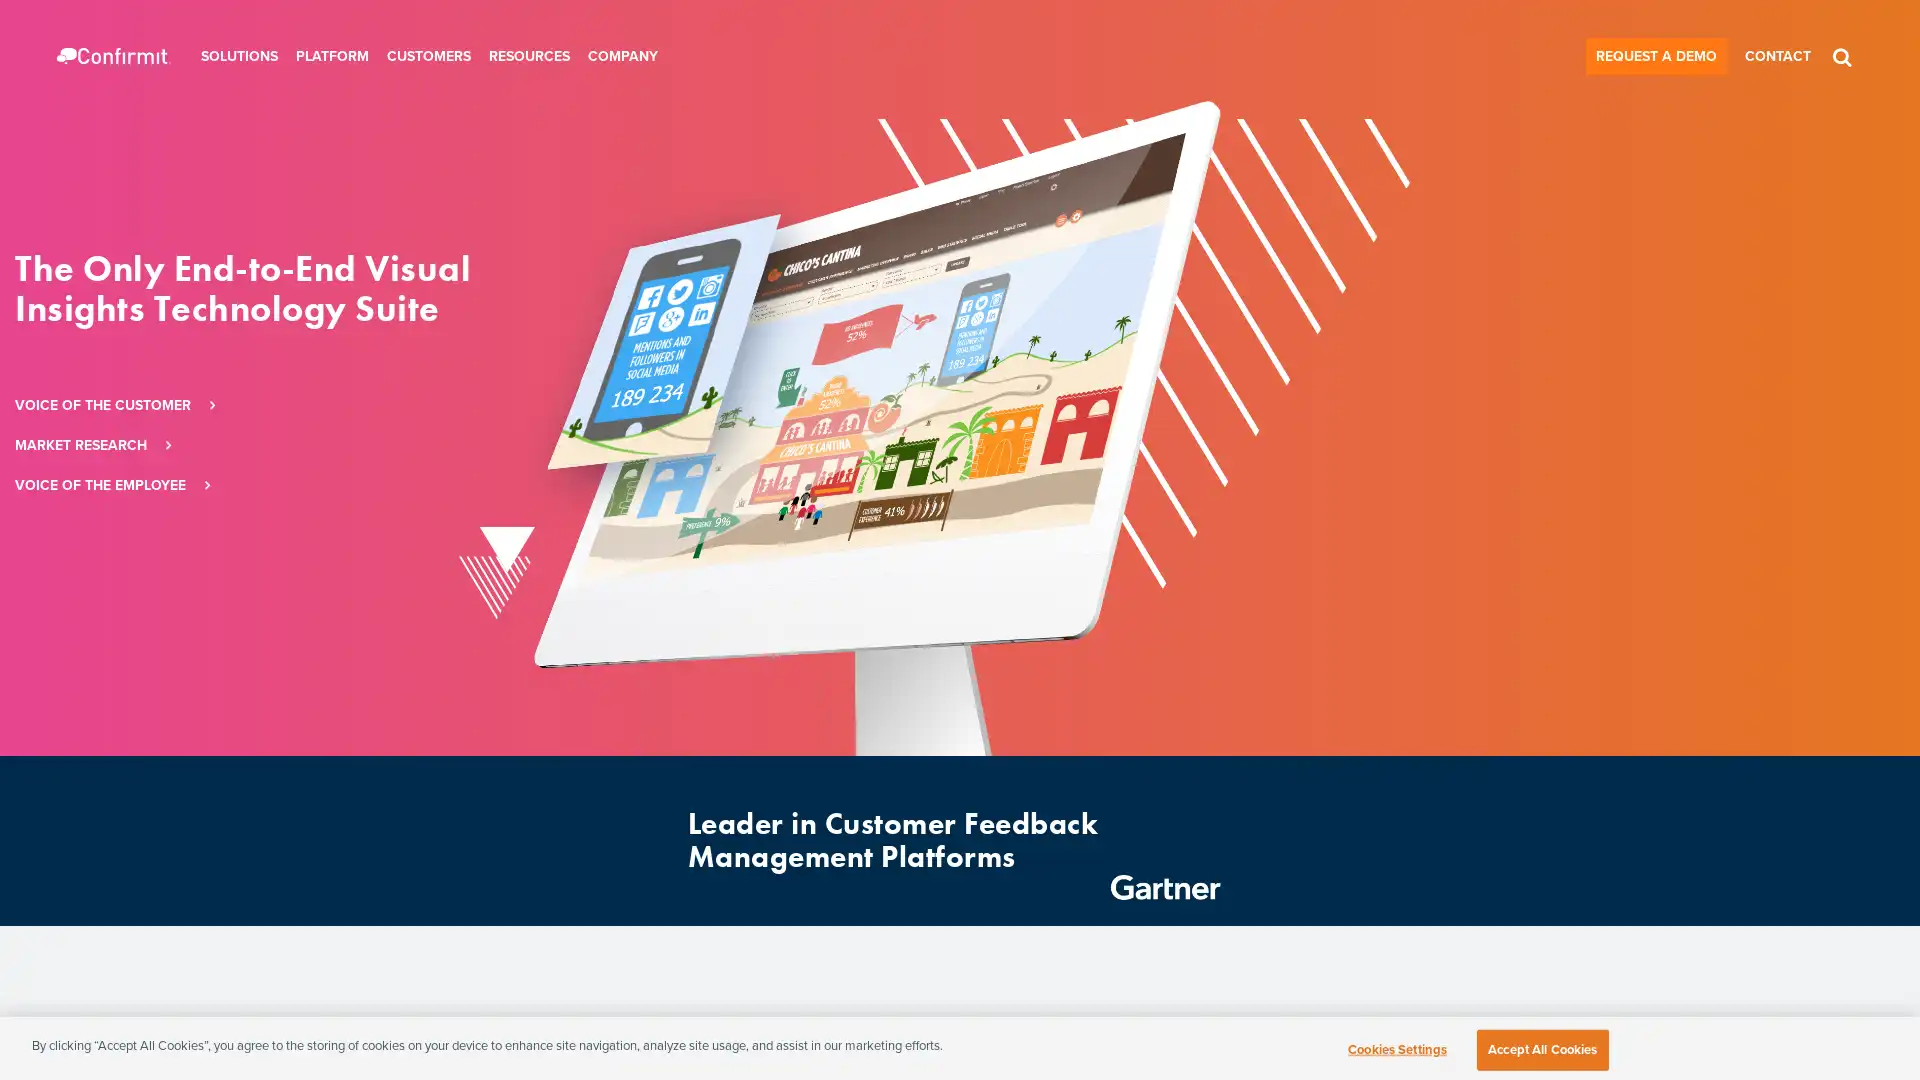 The width and height of the screenshot is (1920, 1080). I want to click on Accept All Cookies, so click(1541, 1048).